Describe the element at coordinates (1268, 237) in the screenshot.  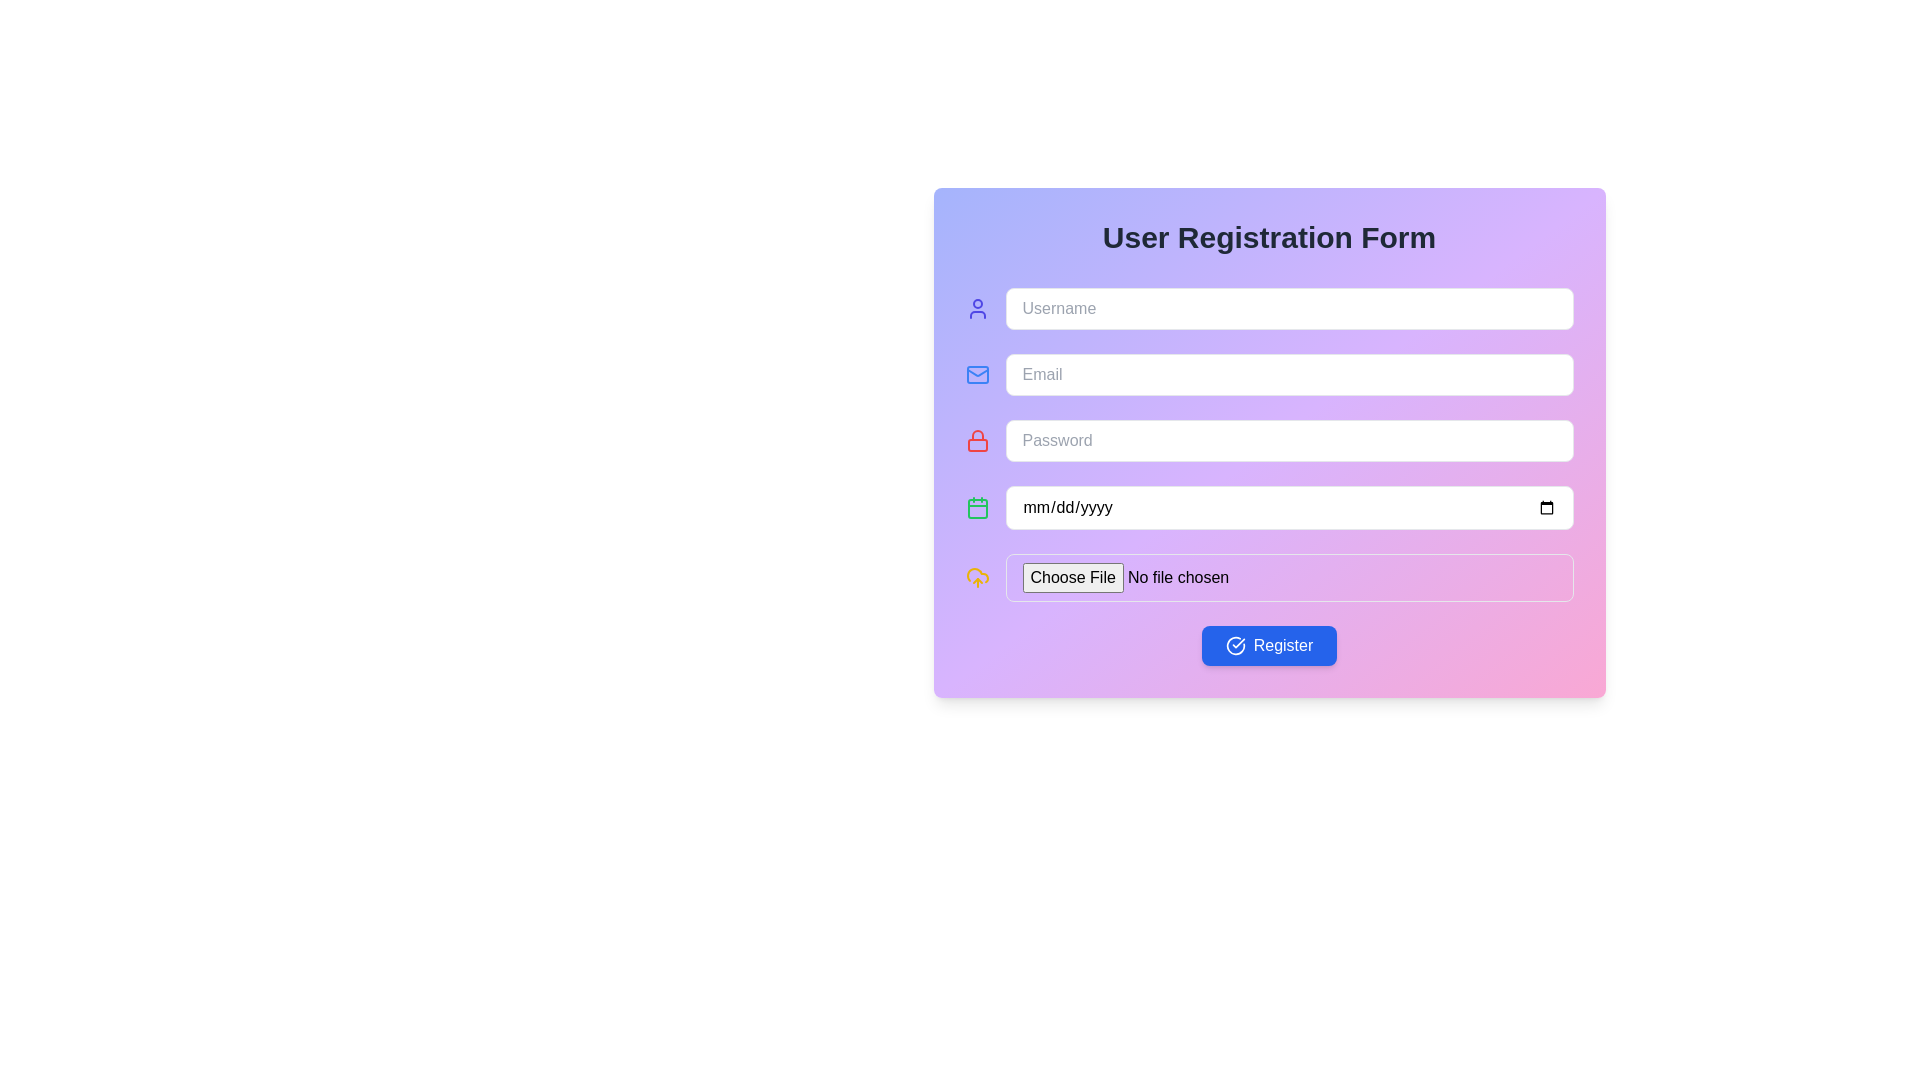
I see `the static text element displaying 'User Registration Form' which is bold and large, located at the top of the registration form card` at that location.